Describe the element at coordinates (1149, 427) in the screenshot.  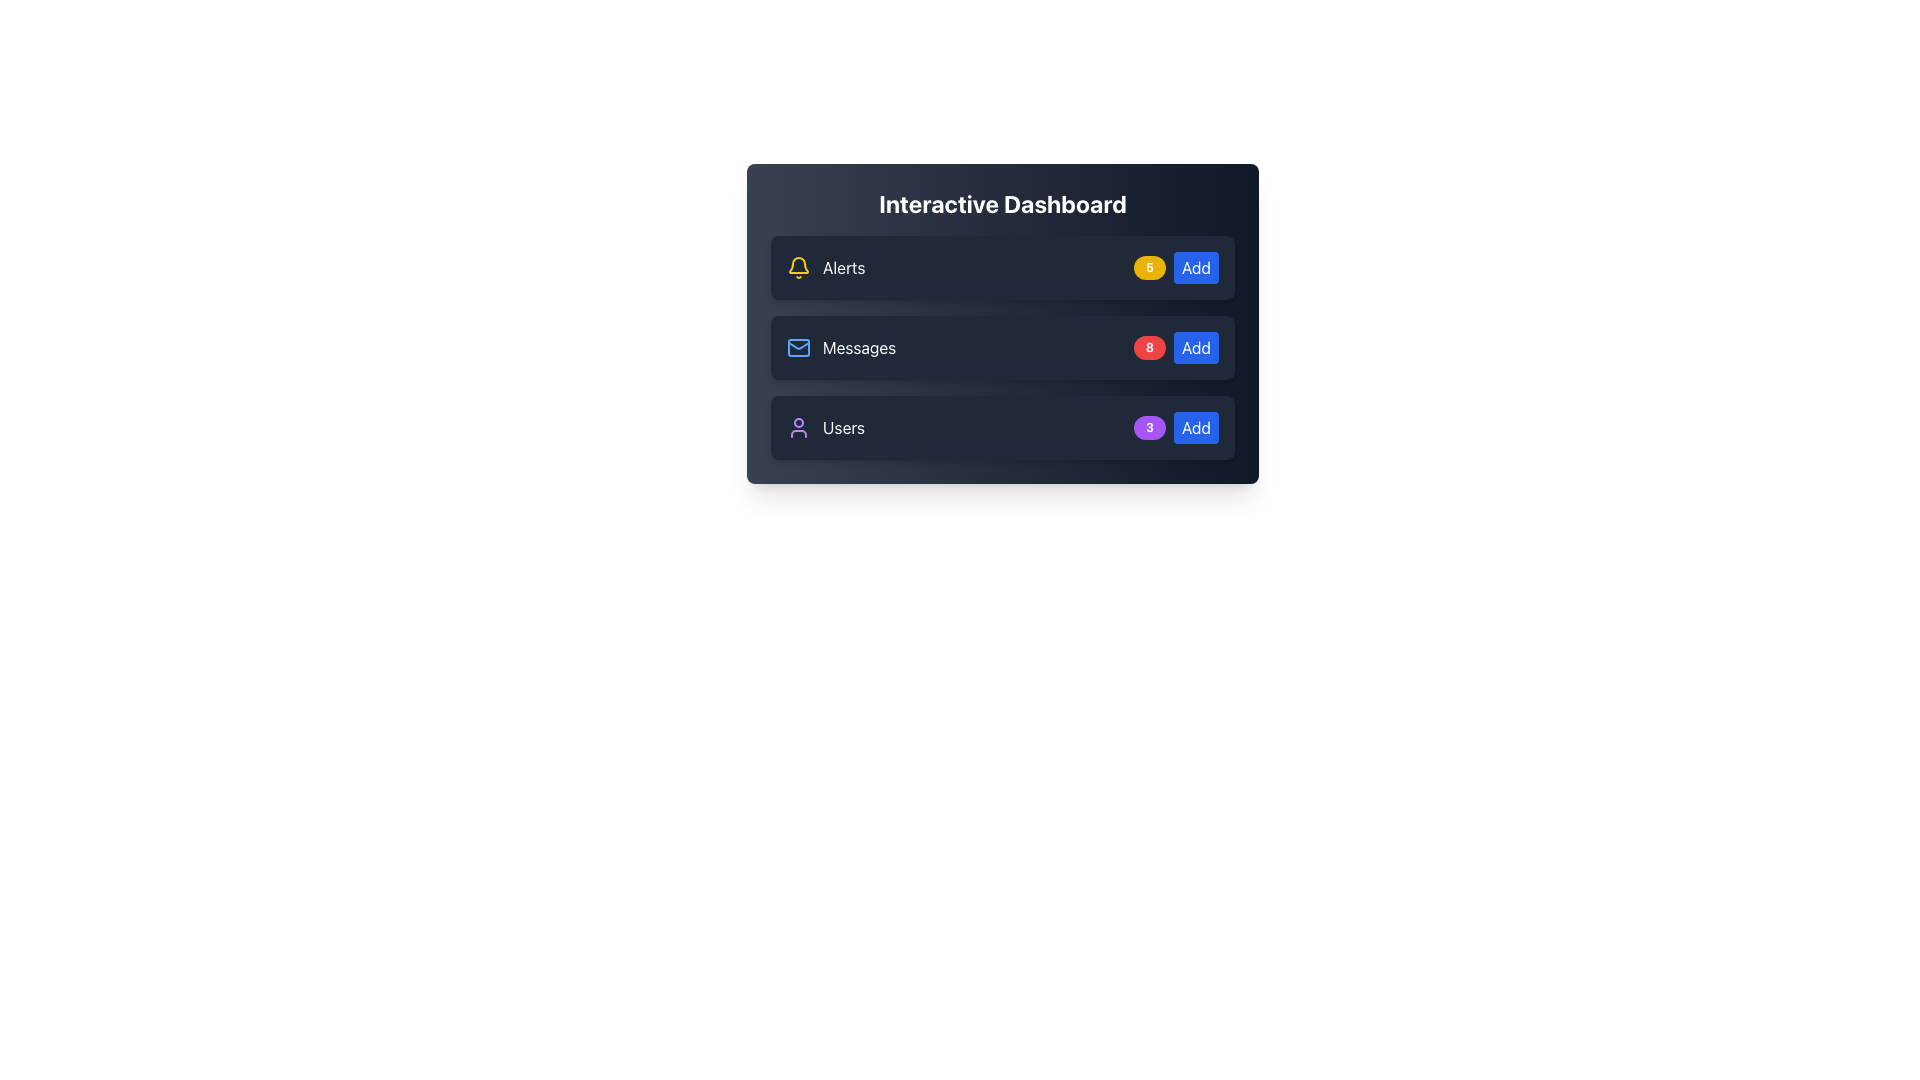
I see `the badge indicating the number '3' located to the left of the blue 'Add' button in the 'Users' section of the 'Interactive Dashboard'` at that location.